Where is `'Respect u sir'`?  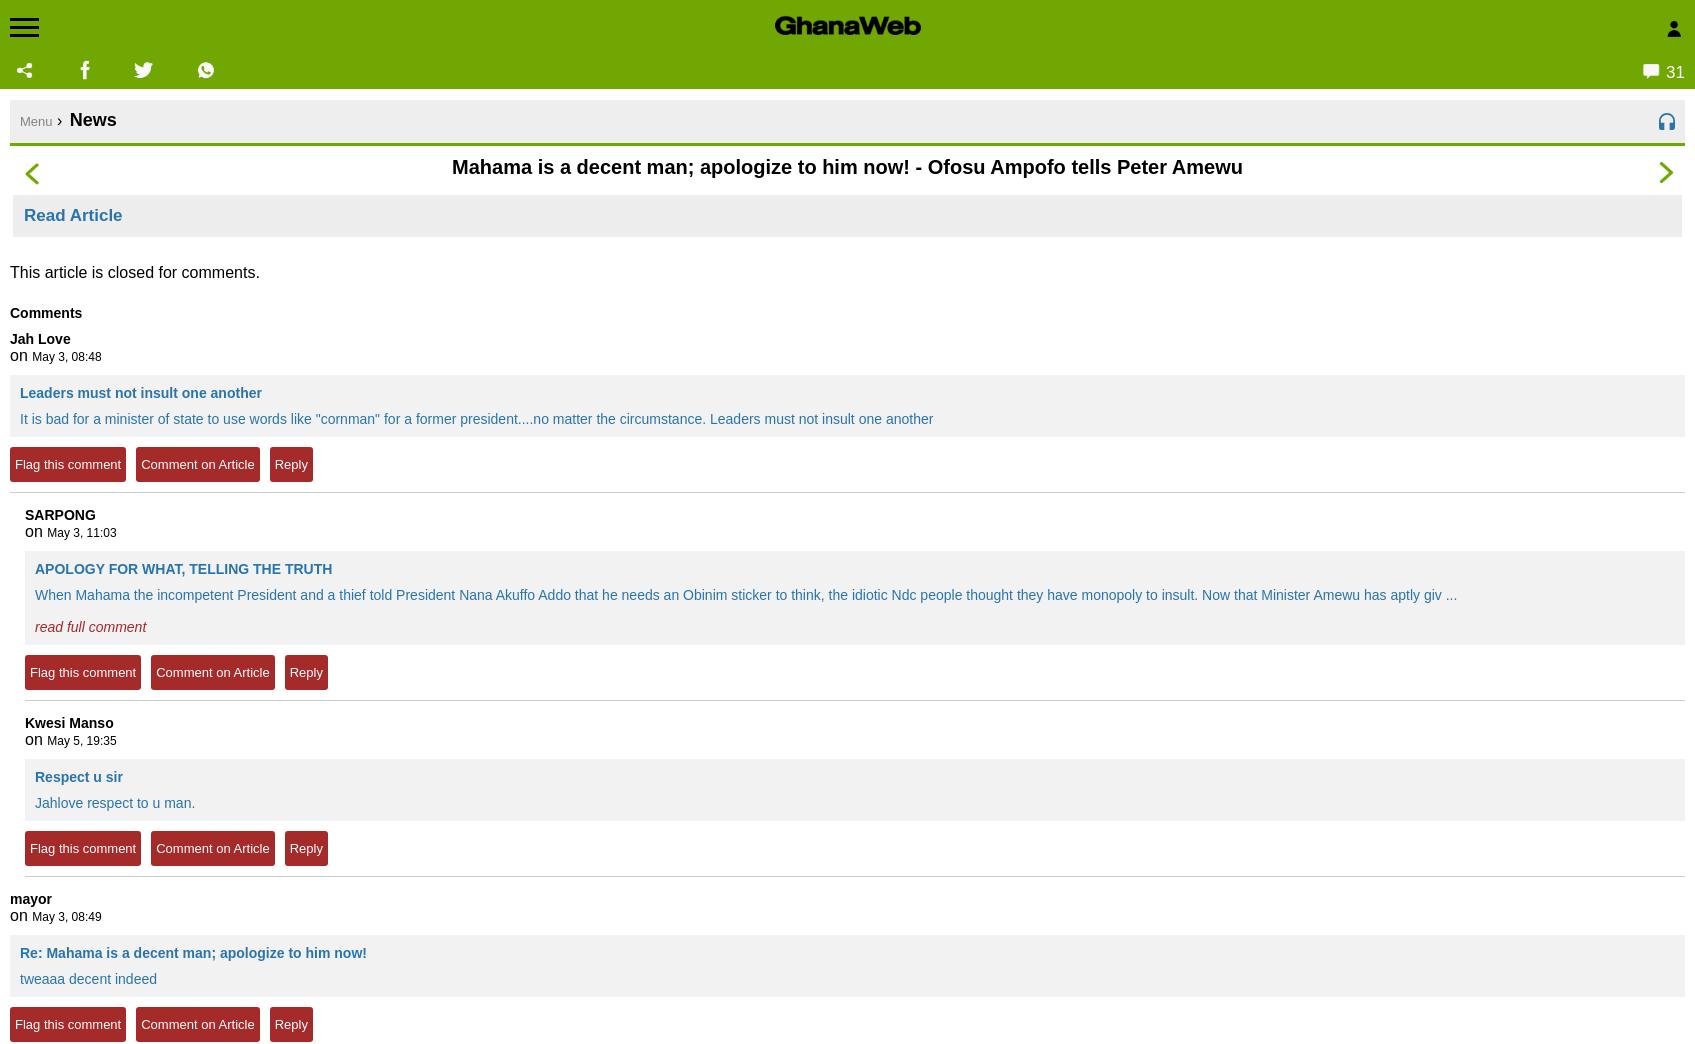
'Respect u sir' is located at coordinates (77, 777).